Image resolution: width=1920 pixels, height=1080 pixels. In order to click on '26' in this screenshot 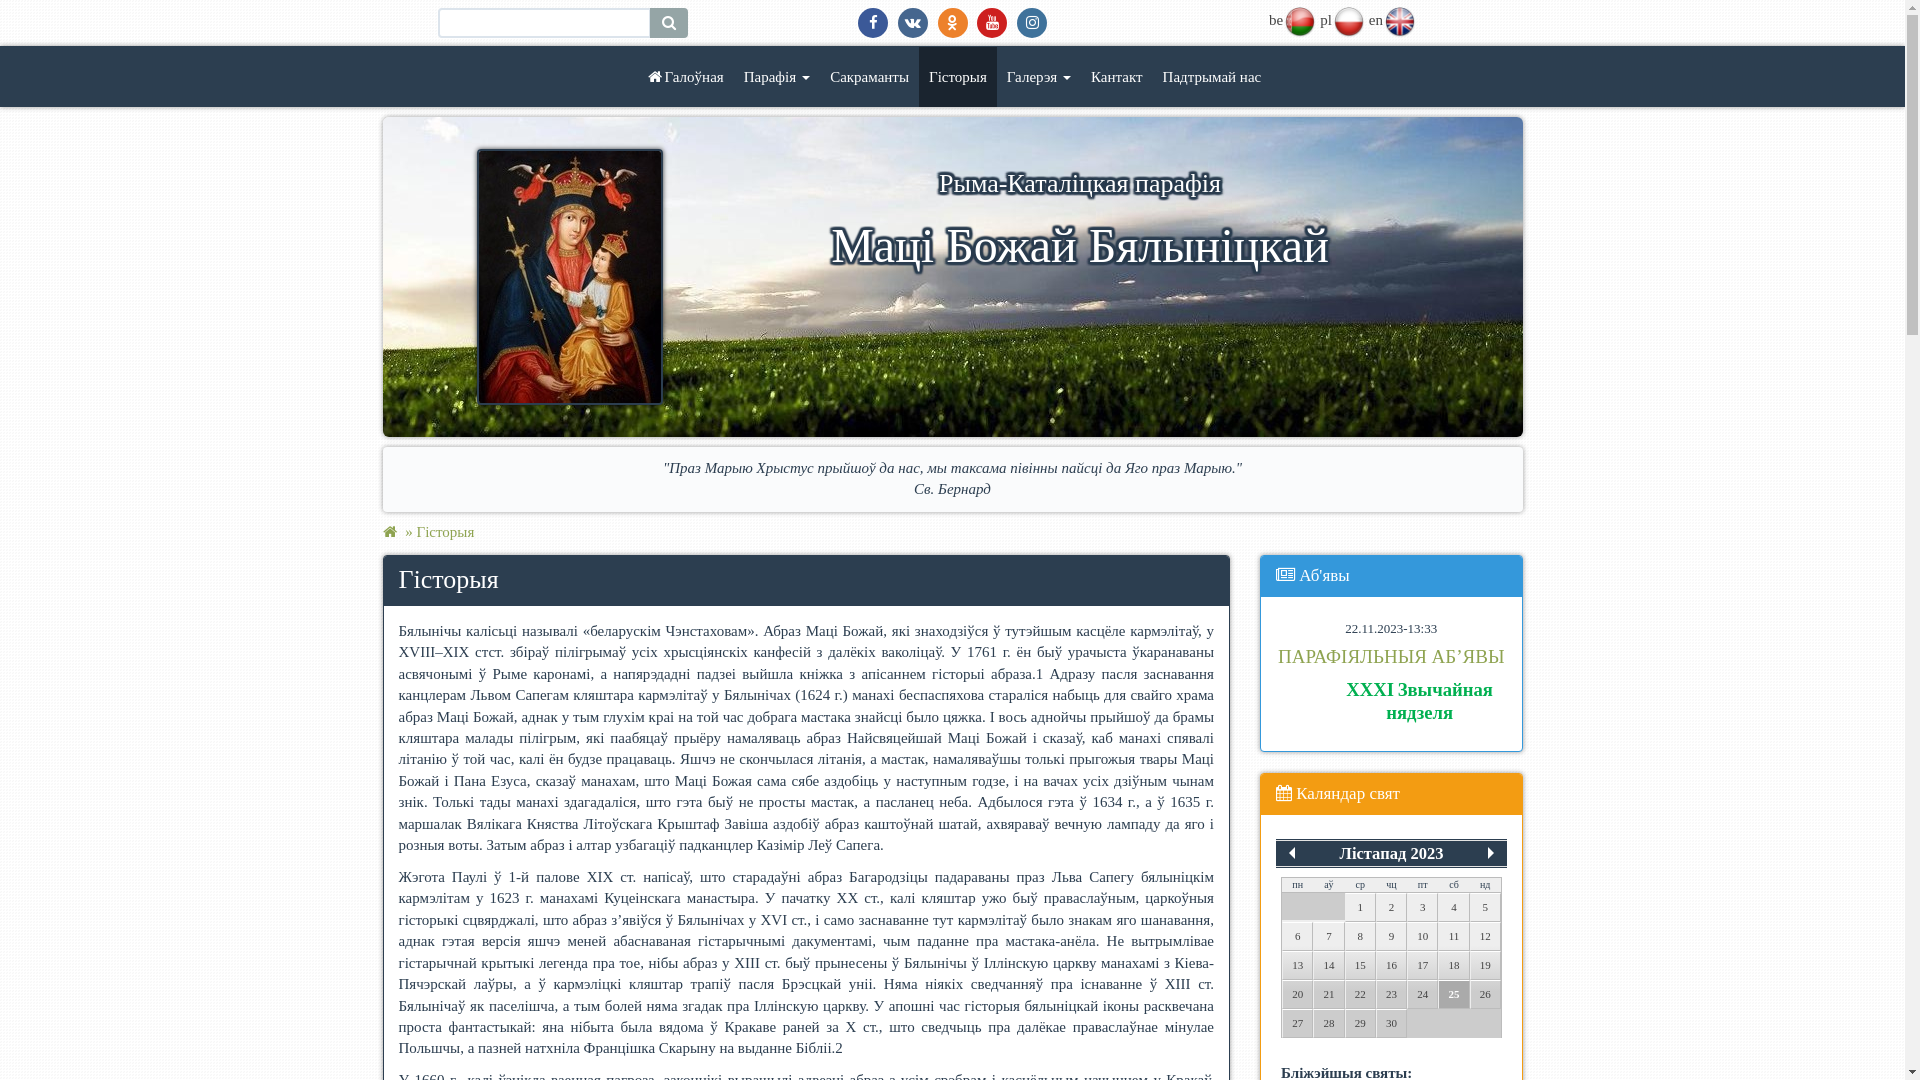, I will do `click(1485, 994)`.